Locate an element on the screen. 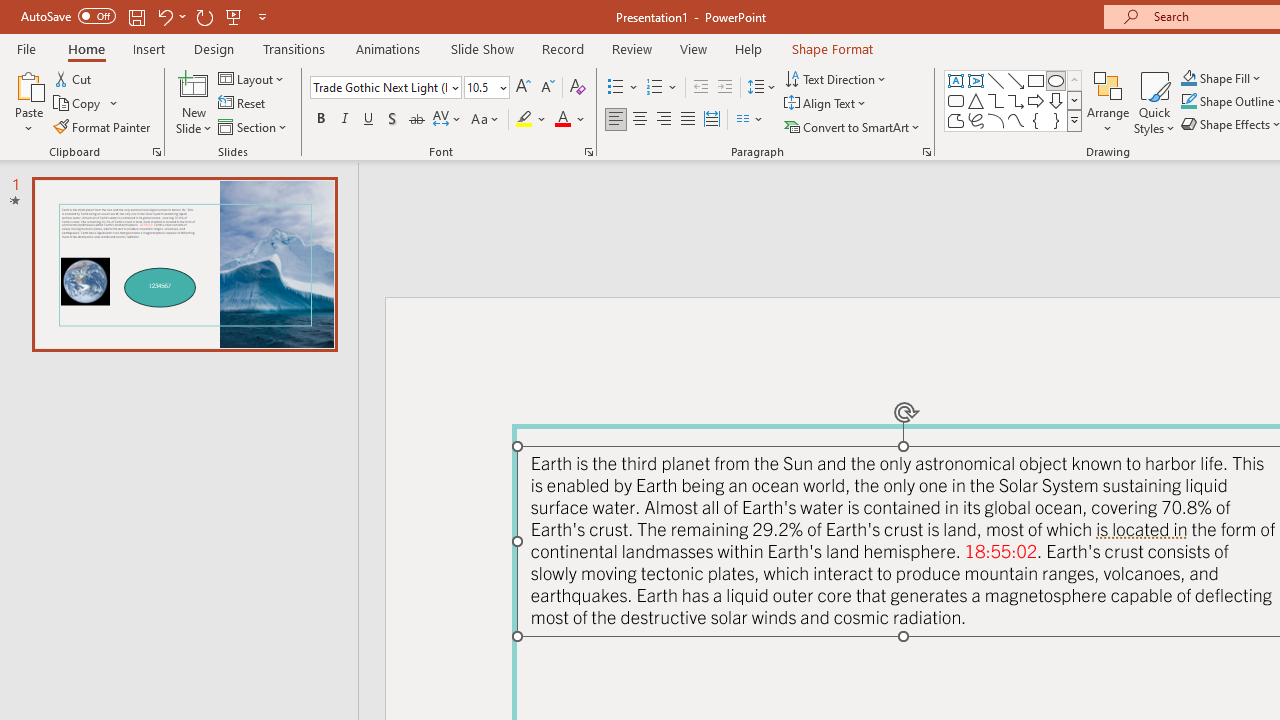 Image resolution: width=1280 pixels, height=720 pixels. 'Change Case' is located at coordinates (486, 119).